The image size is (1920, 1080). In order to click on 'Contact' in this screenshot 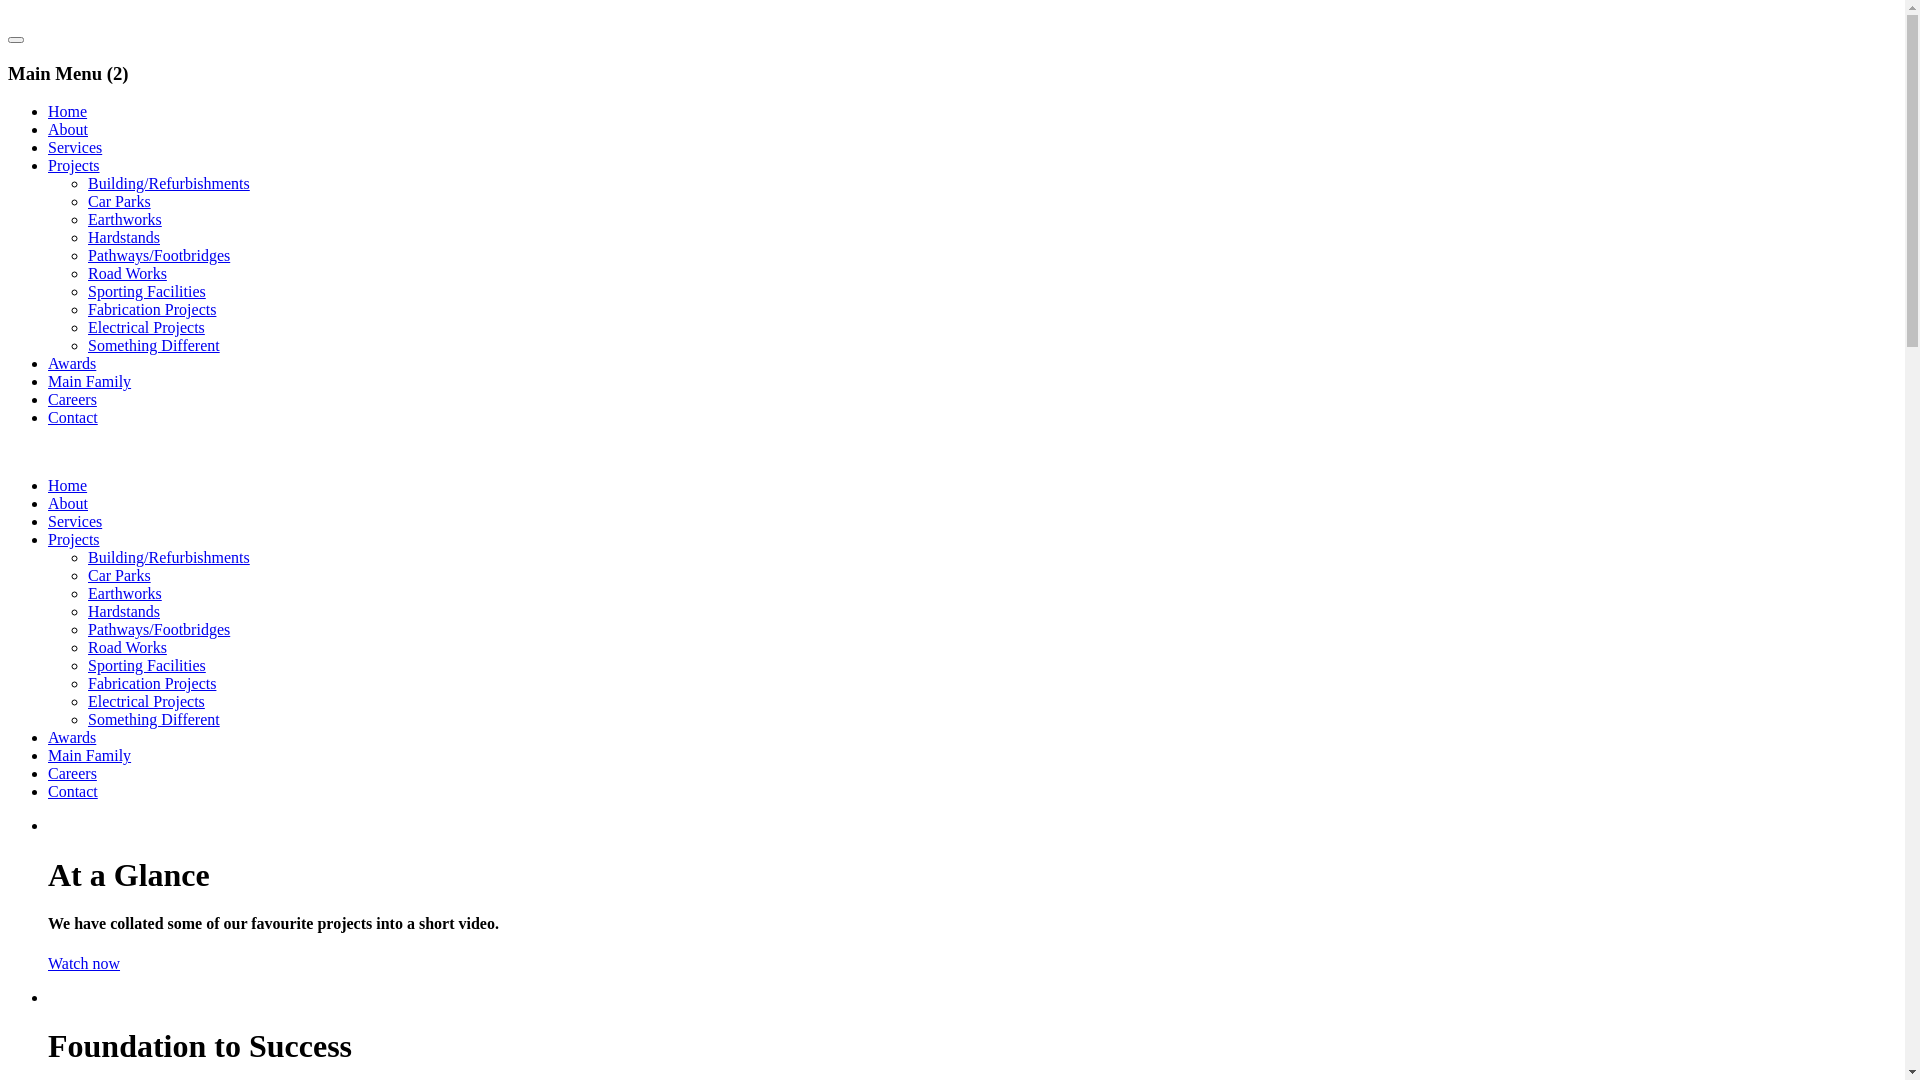, I will do `click(72, 416)`.